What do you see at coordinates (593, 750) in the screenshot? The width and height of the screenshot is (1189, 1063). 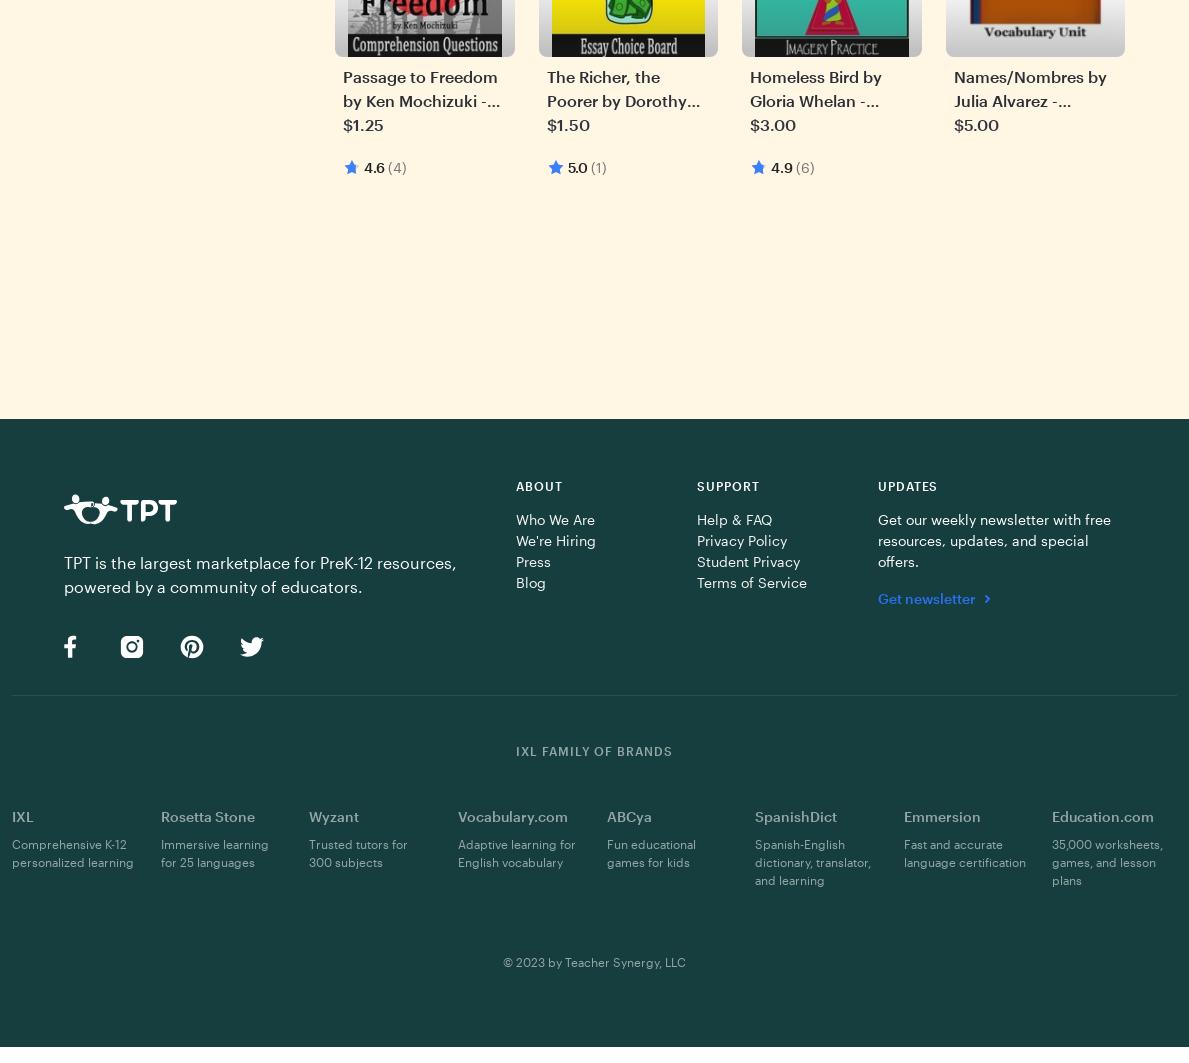 I see `'IXL family of brands'` at bounding box center [593, 750].